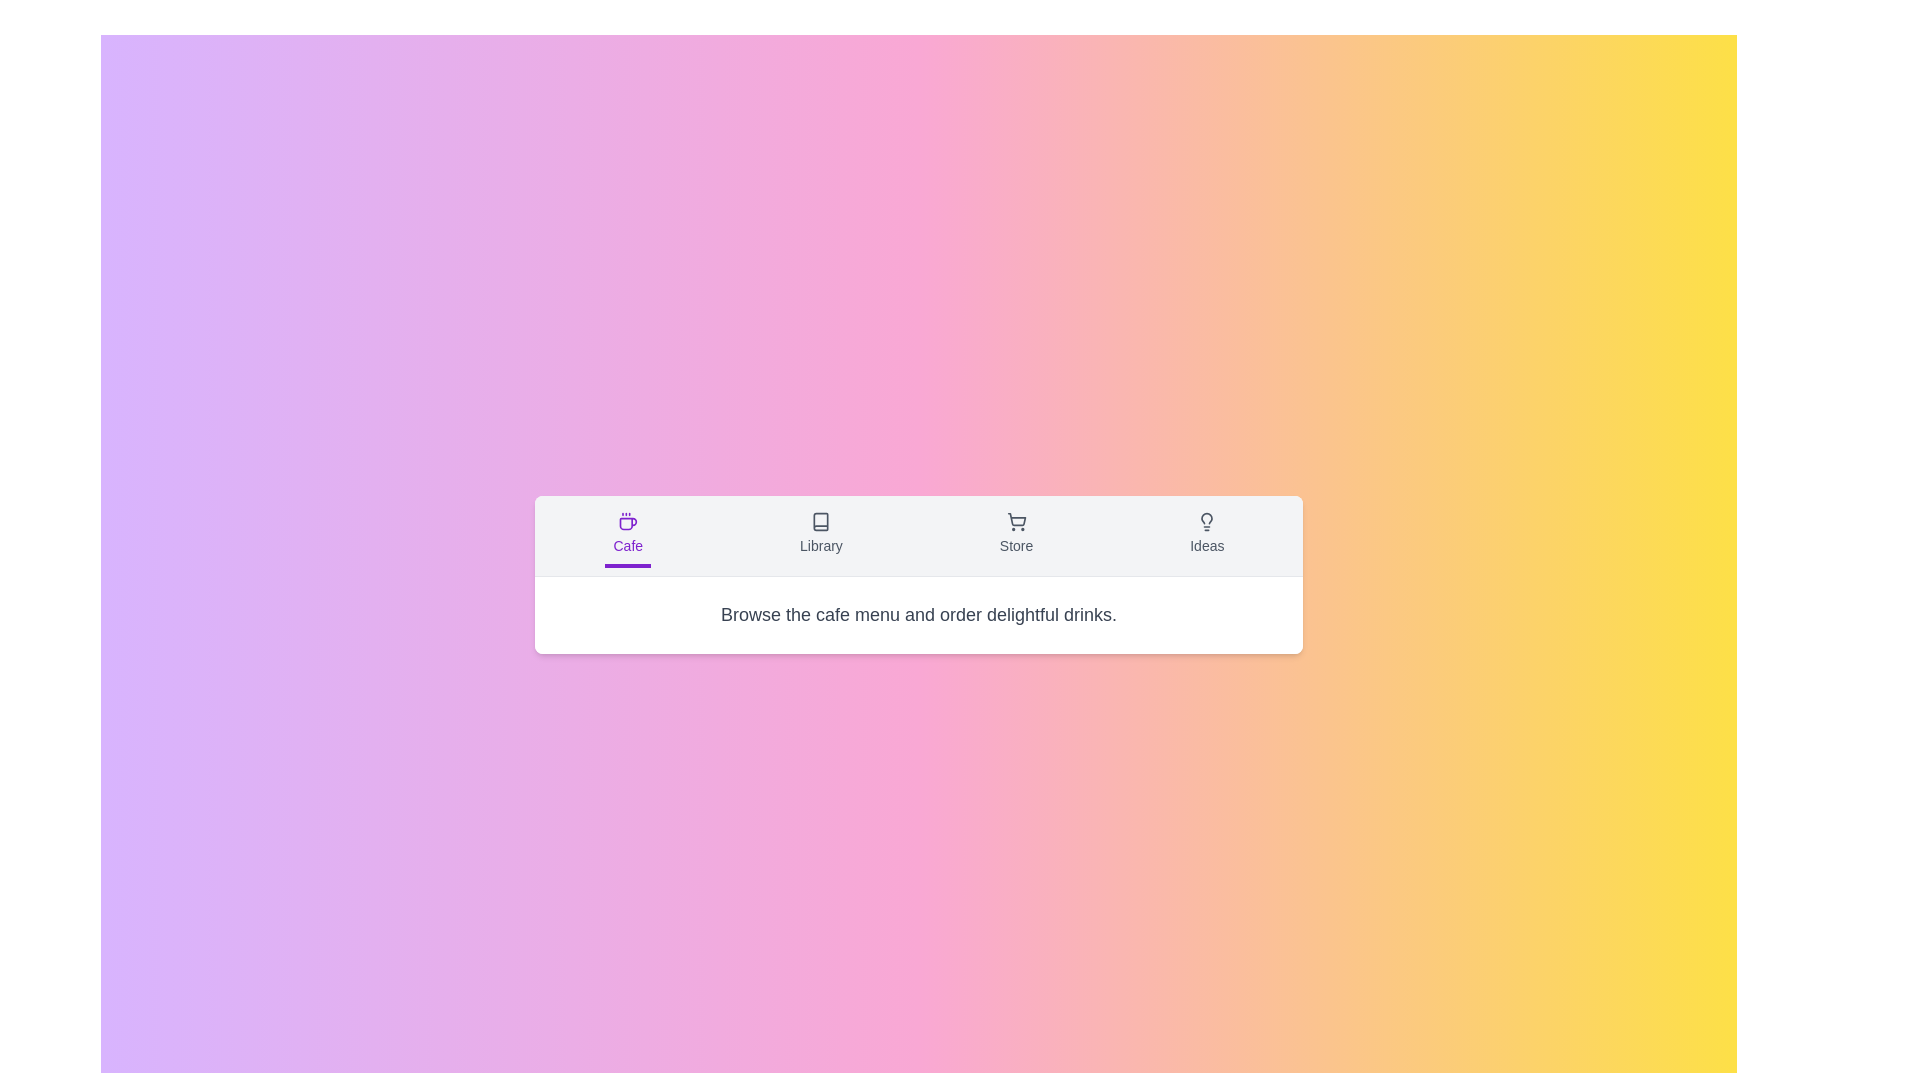 This screenshot has width=1920, height=1080. What do you see at coordinates (821, 545) in the screenshot?
I see `'Library' text label, which serves as an indicator for the Library section located beneath the book icon and between the 'Cafe' and 'Store' labels` at bounding box center [821, 545].